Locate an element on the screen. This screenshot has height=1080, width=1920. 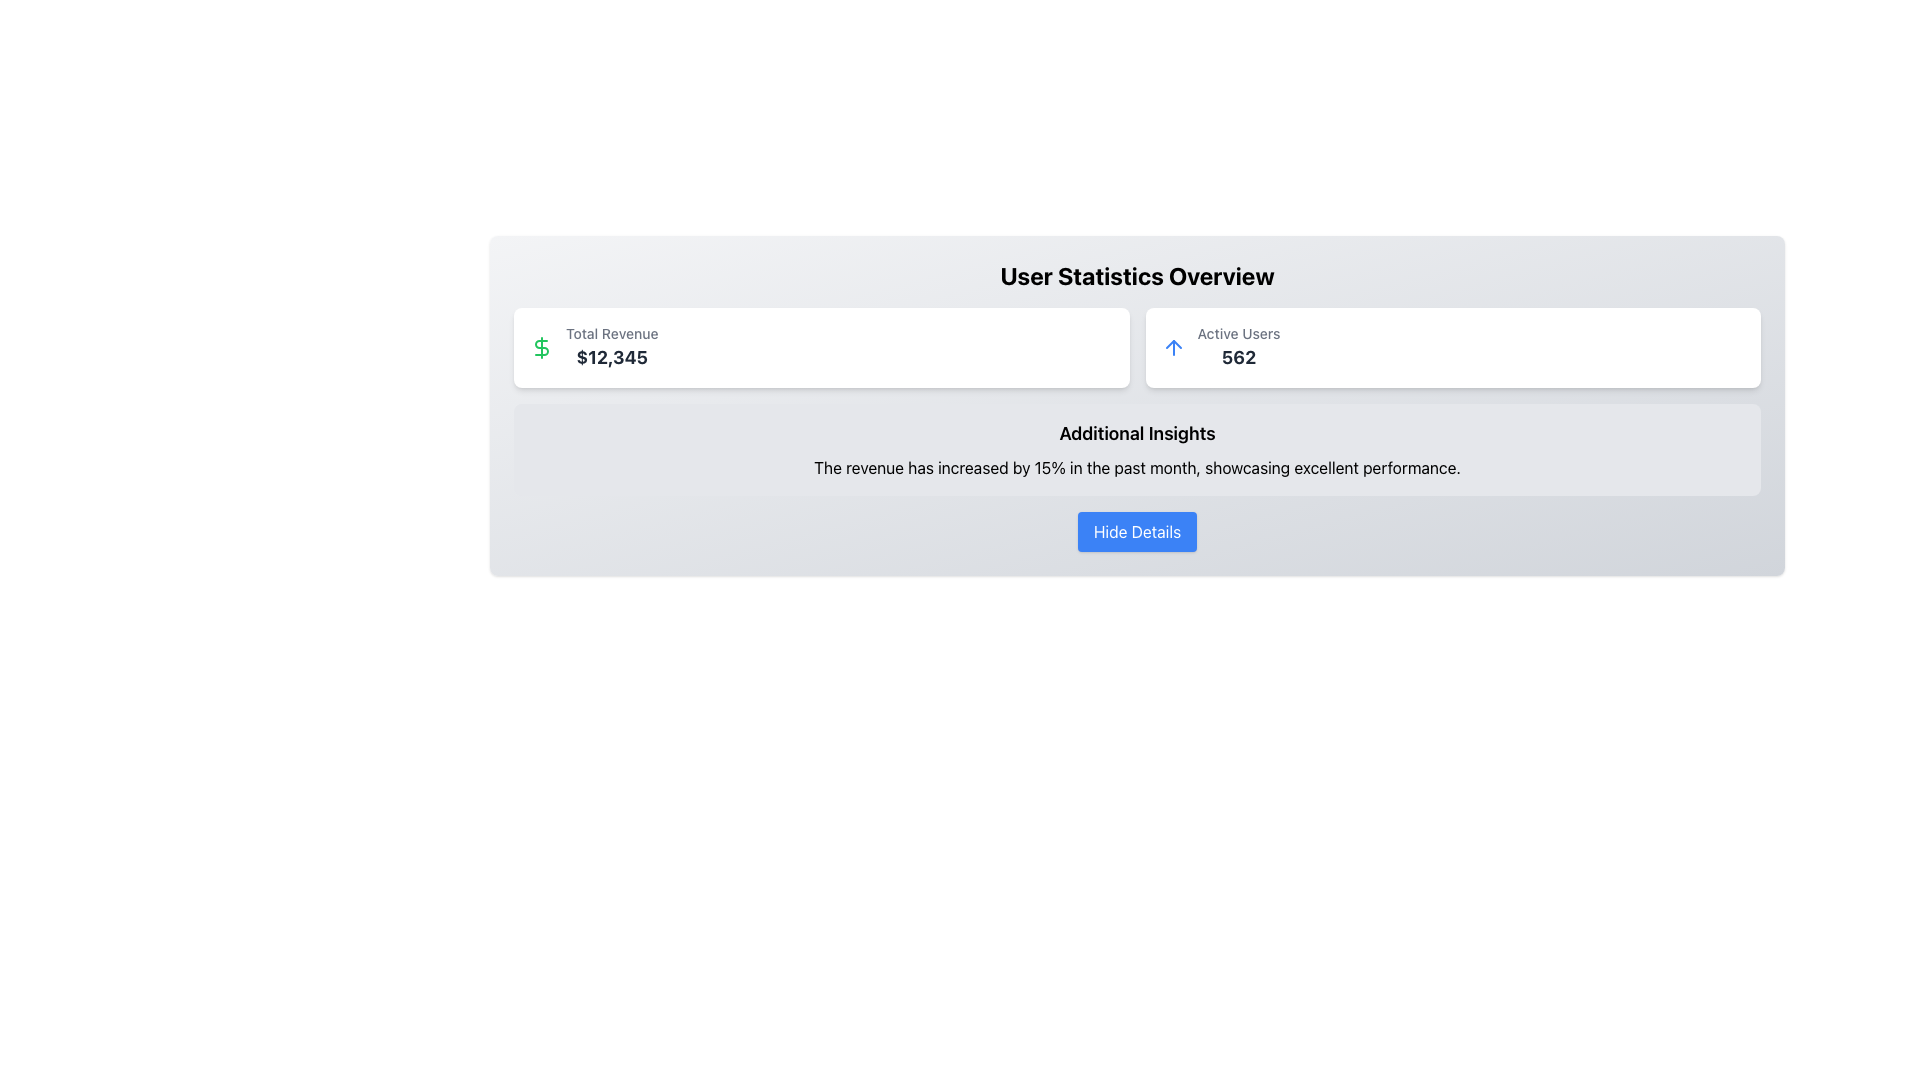
the text label displaying the numerical value '562', which is styled with a bold and large font and is located underneath the label 'Active Users' is located at coordinates (1237, 357).